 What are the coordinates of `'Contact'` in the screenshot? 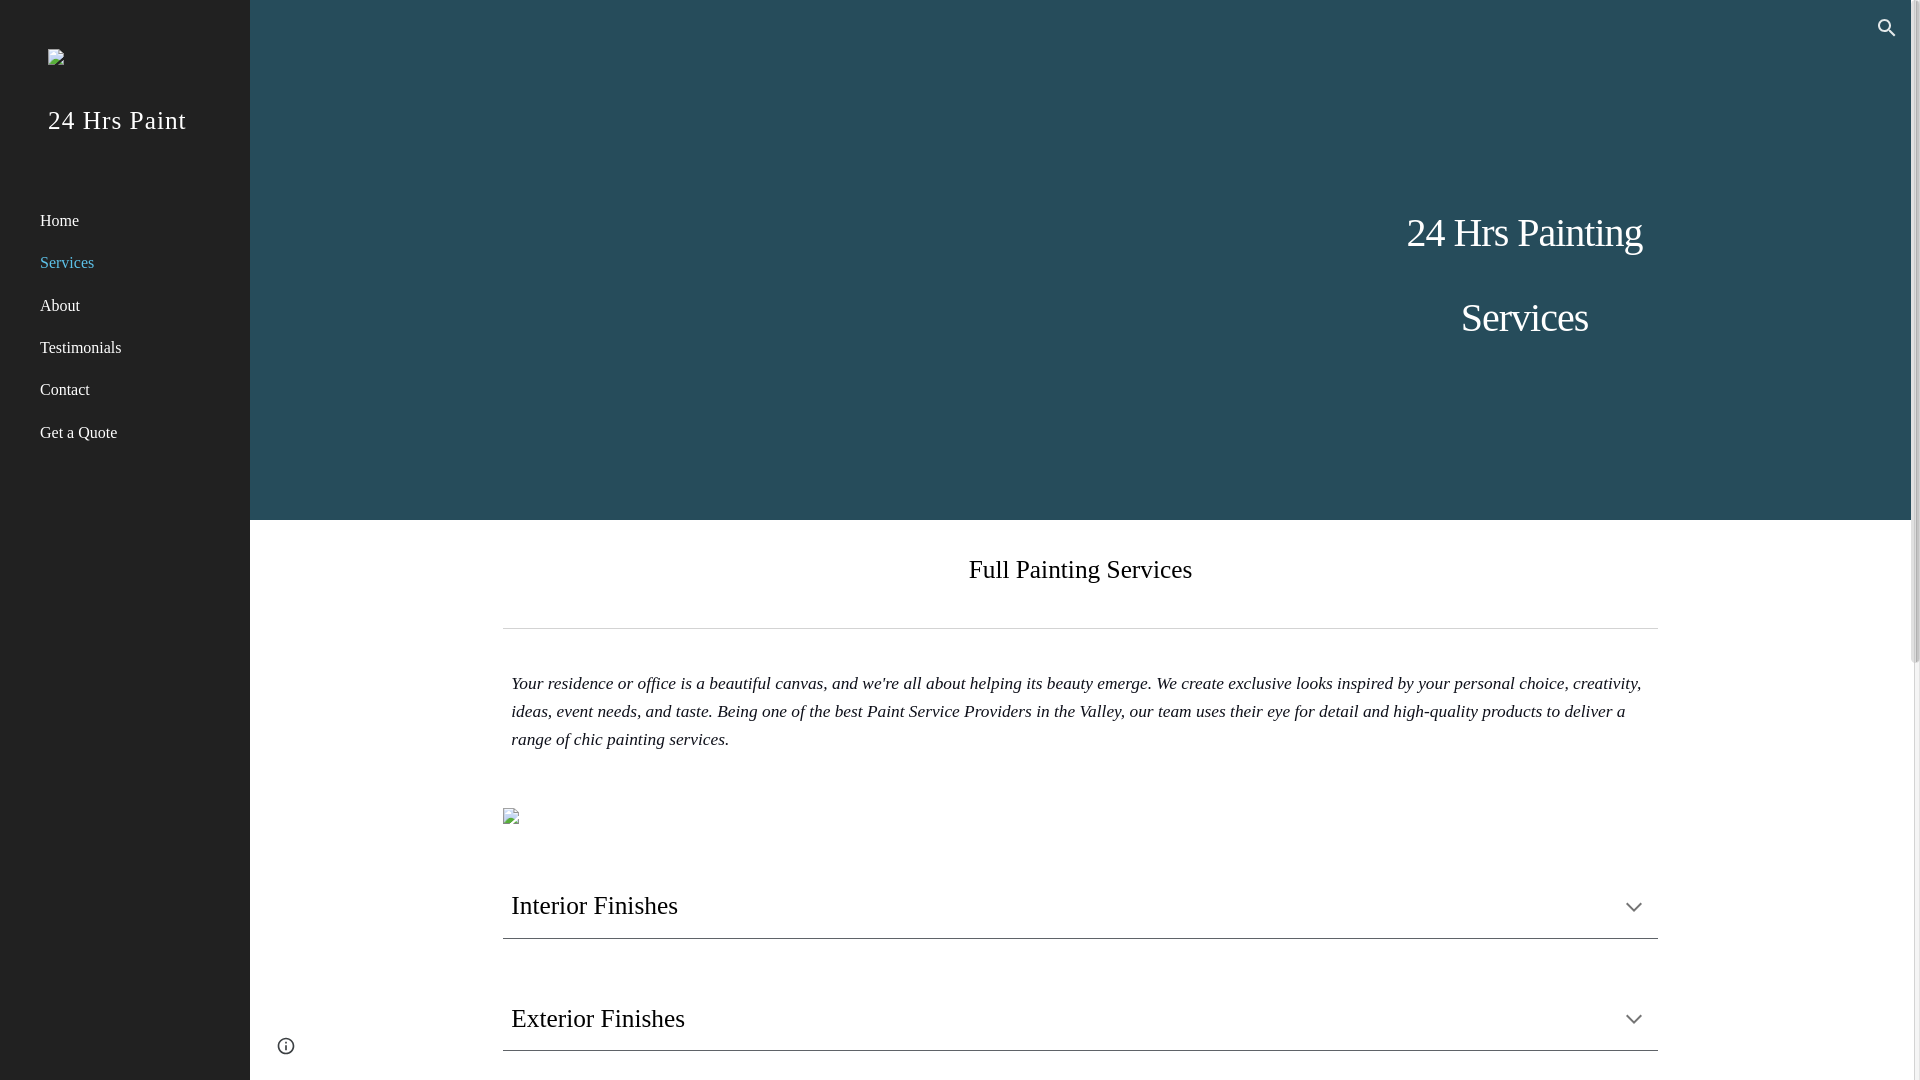 It's located at (136, 389).